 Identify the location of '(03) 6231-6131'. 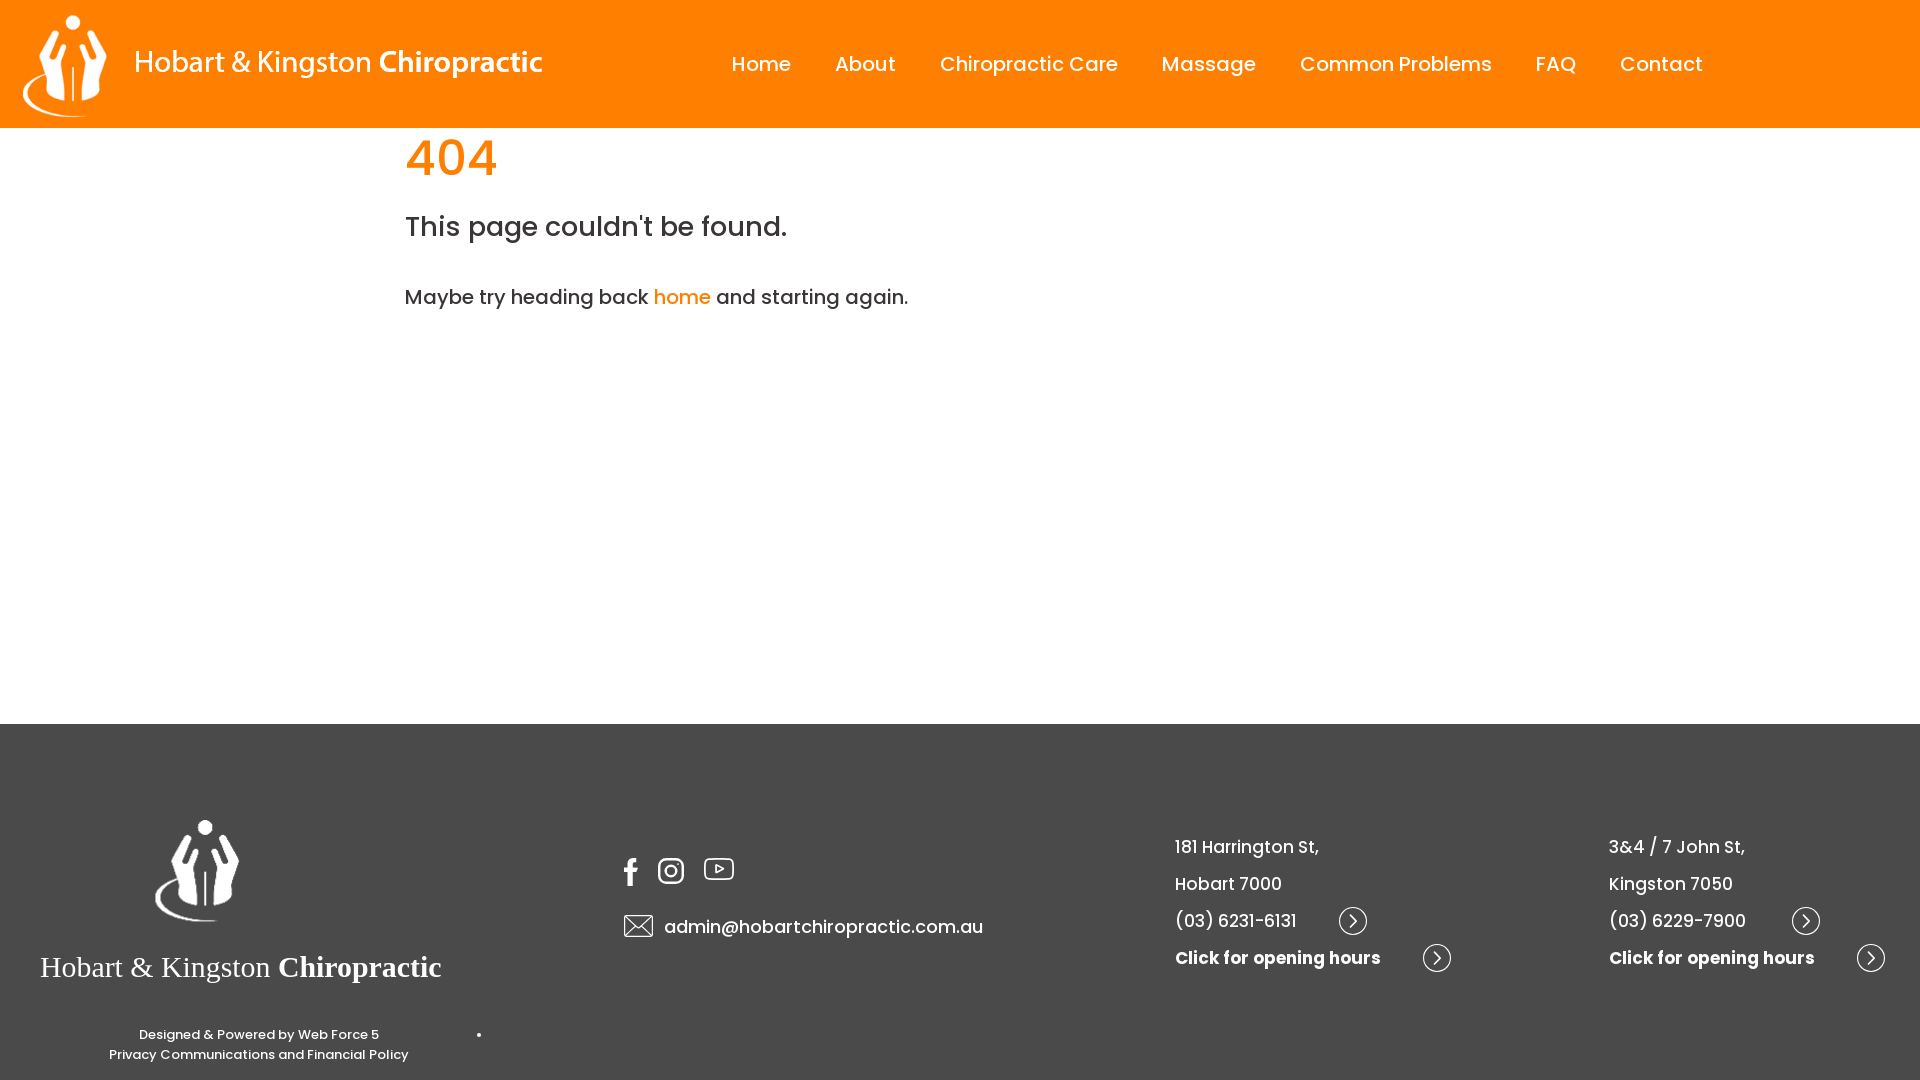
(1270, 921).